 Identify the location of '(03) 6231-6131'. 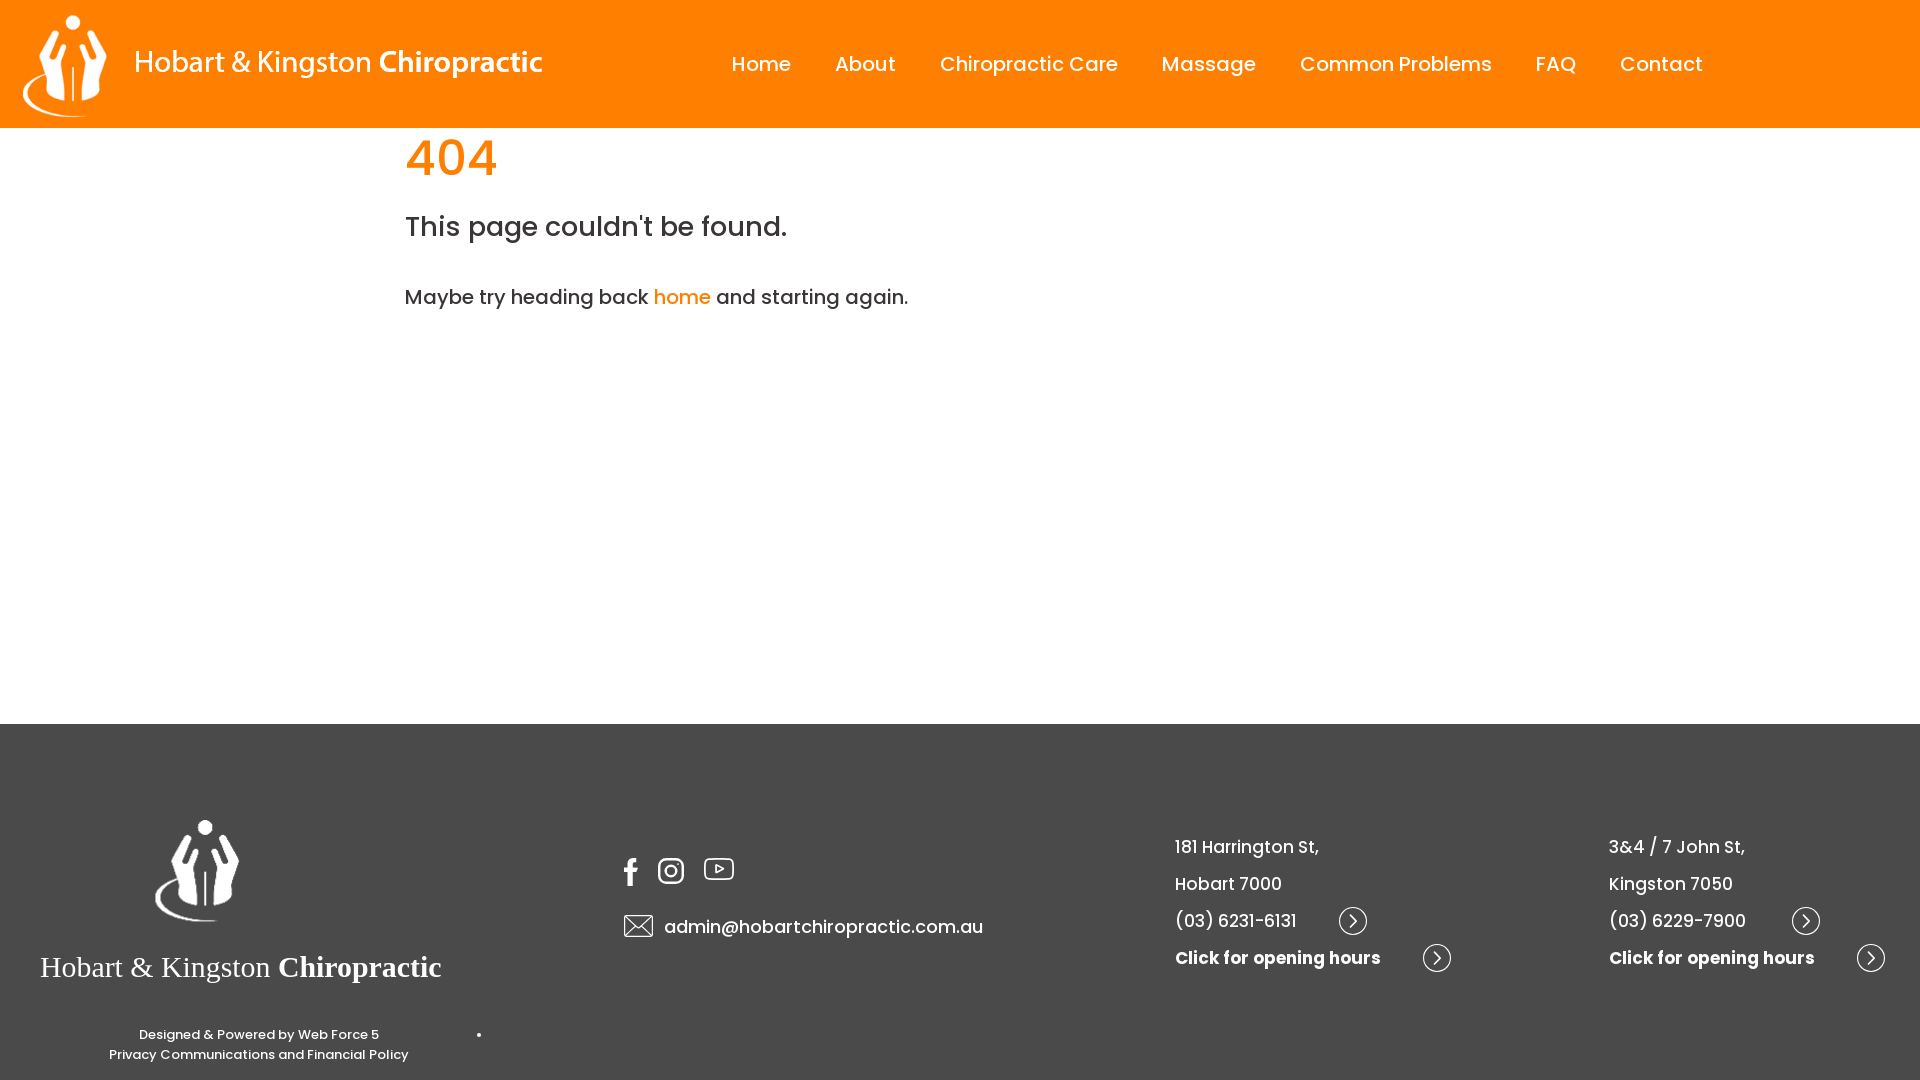
(1270, 921).